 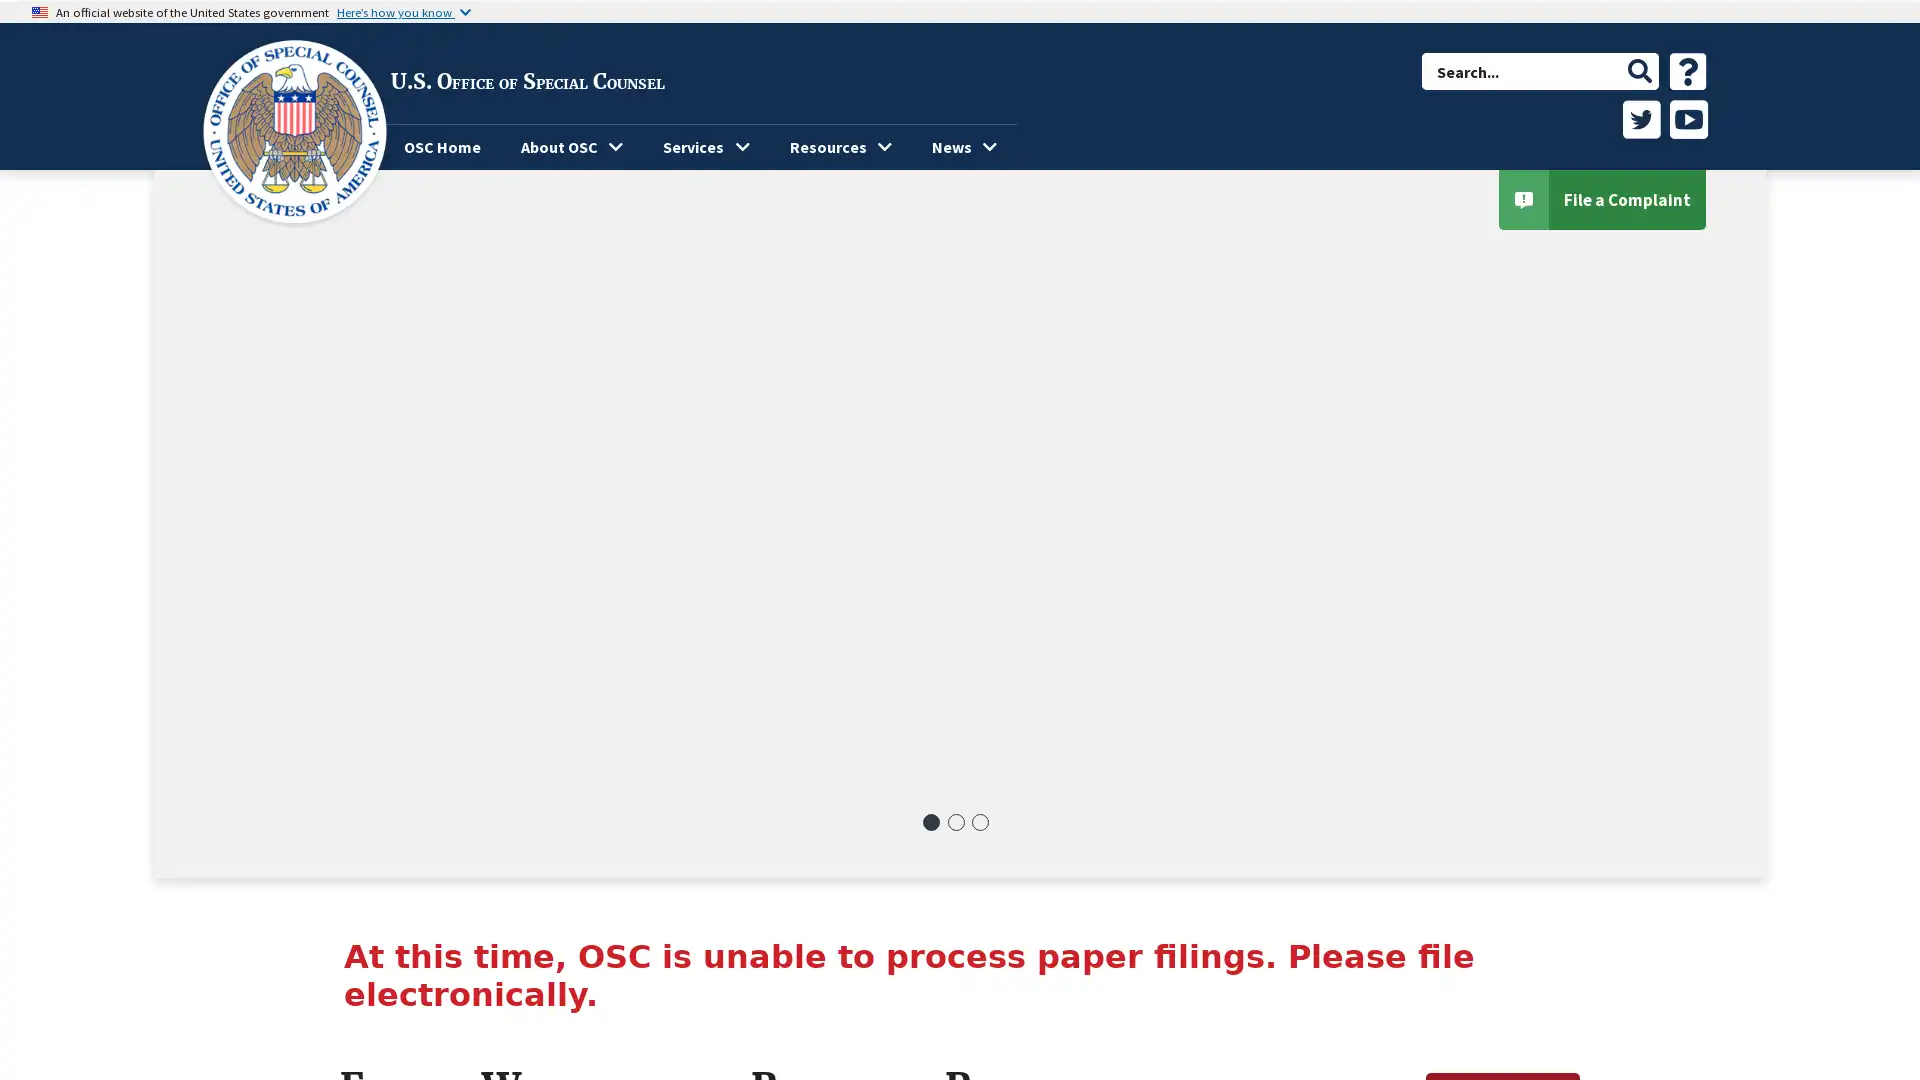 I want to click on Services, so click(x=705, y=146).